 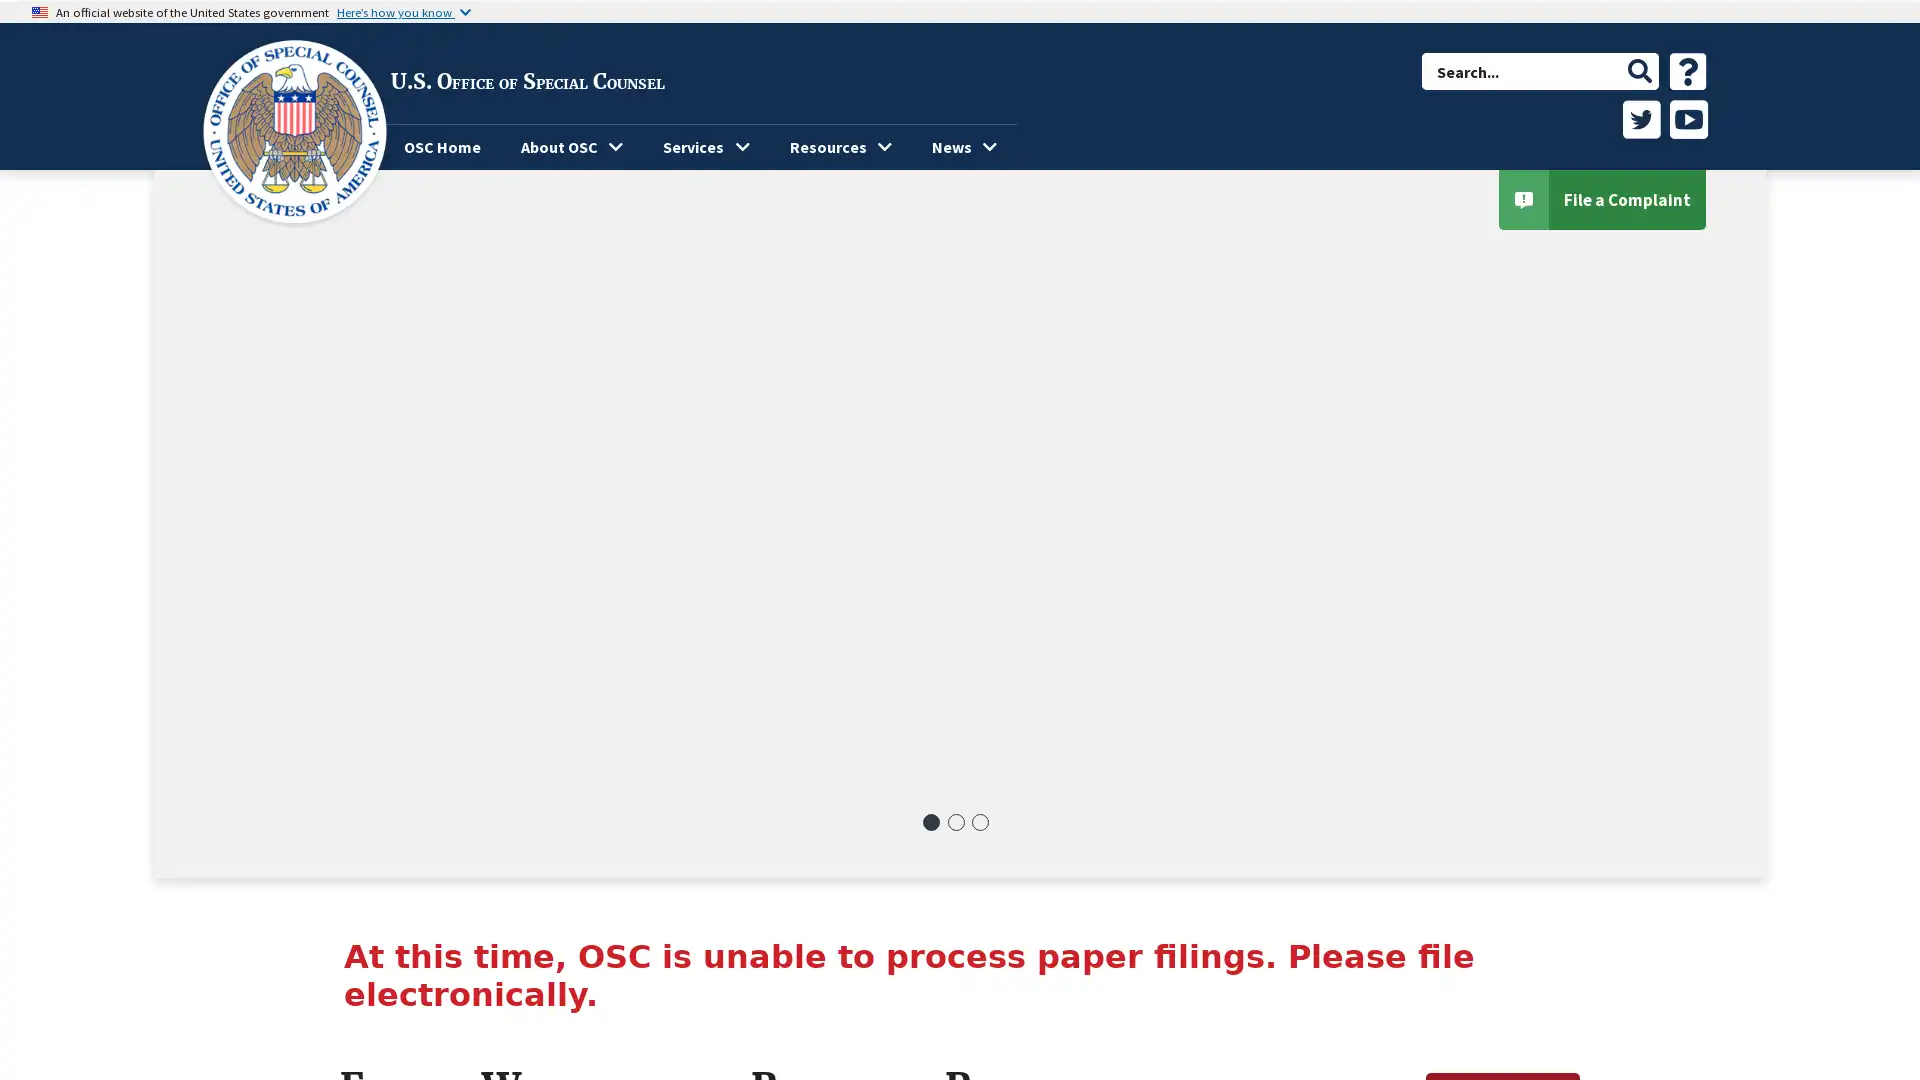 I want to click on Services, so click(x=705, y=146).